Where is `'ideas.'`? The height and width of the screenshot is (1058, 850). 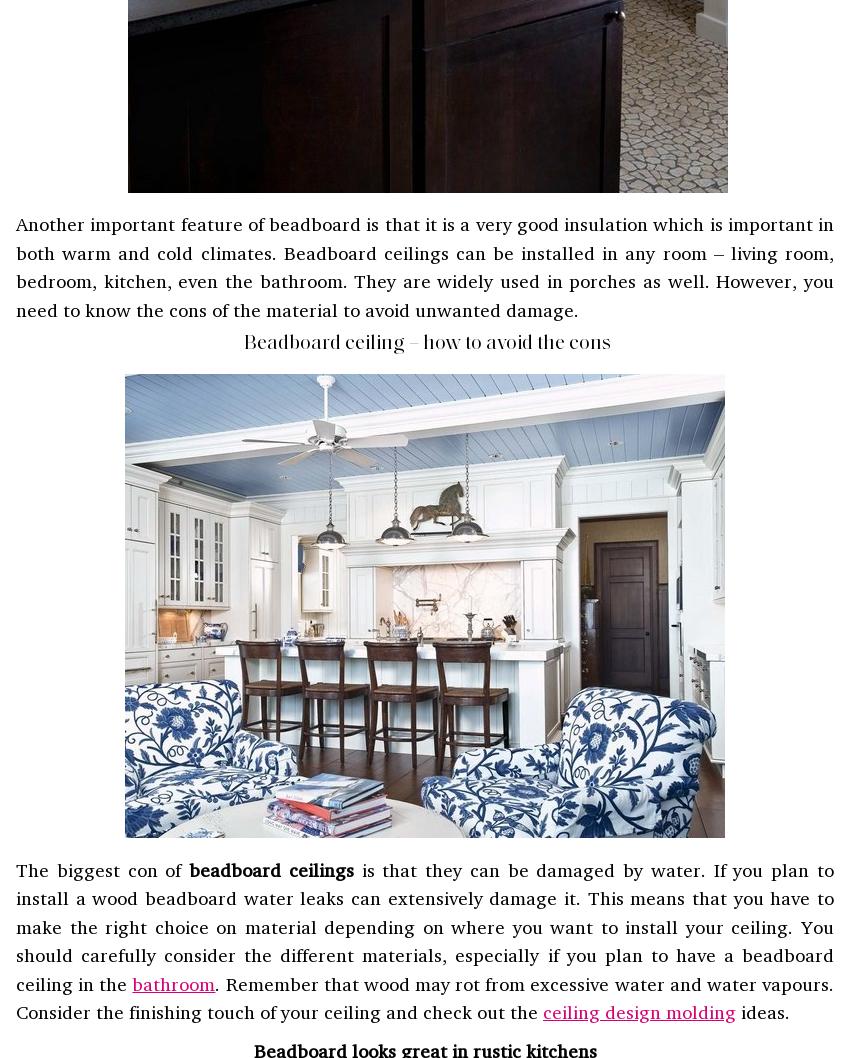
'ideas.' is located at coordinates (762, 1010).